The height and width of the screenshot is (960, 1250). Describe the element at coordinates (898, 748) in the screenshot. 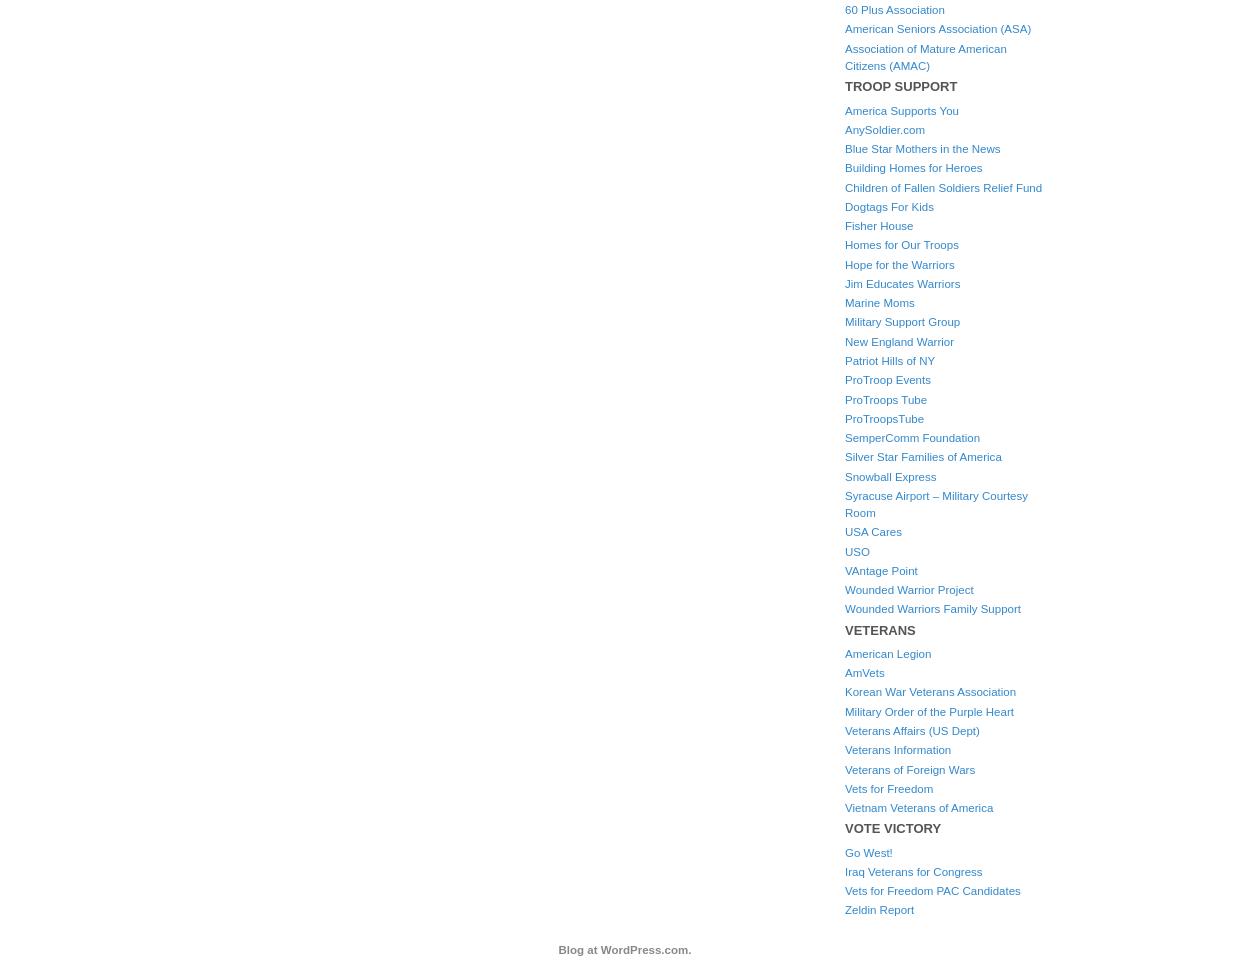

I see `'Veterans Information'` at that location.